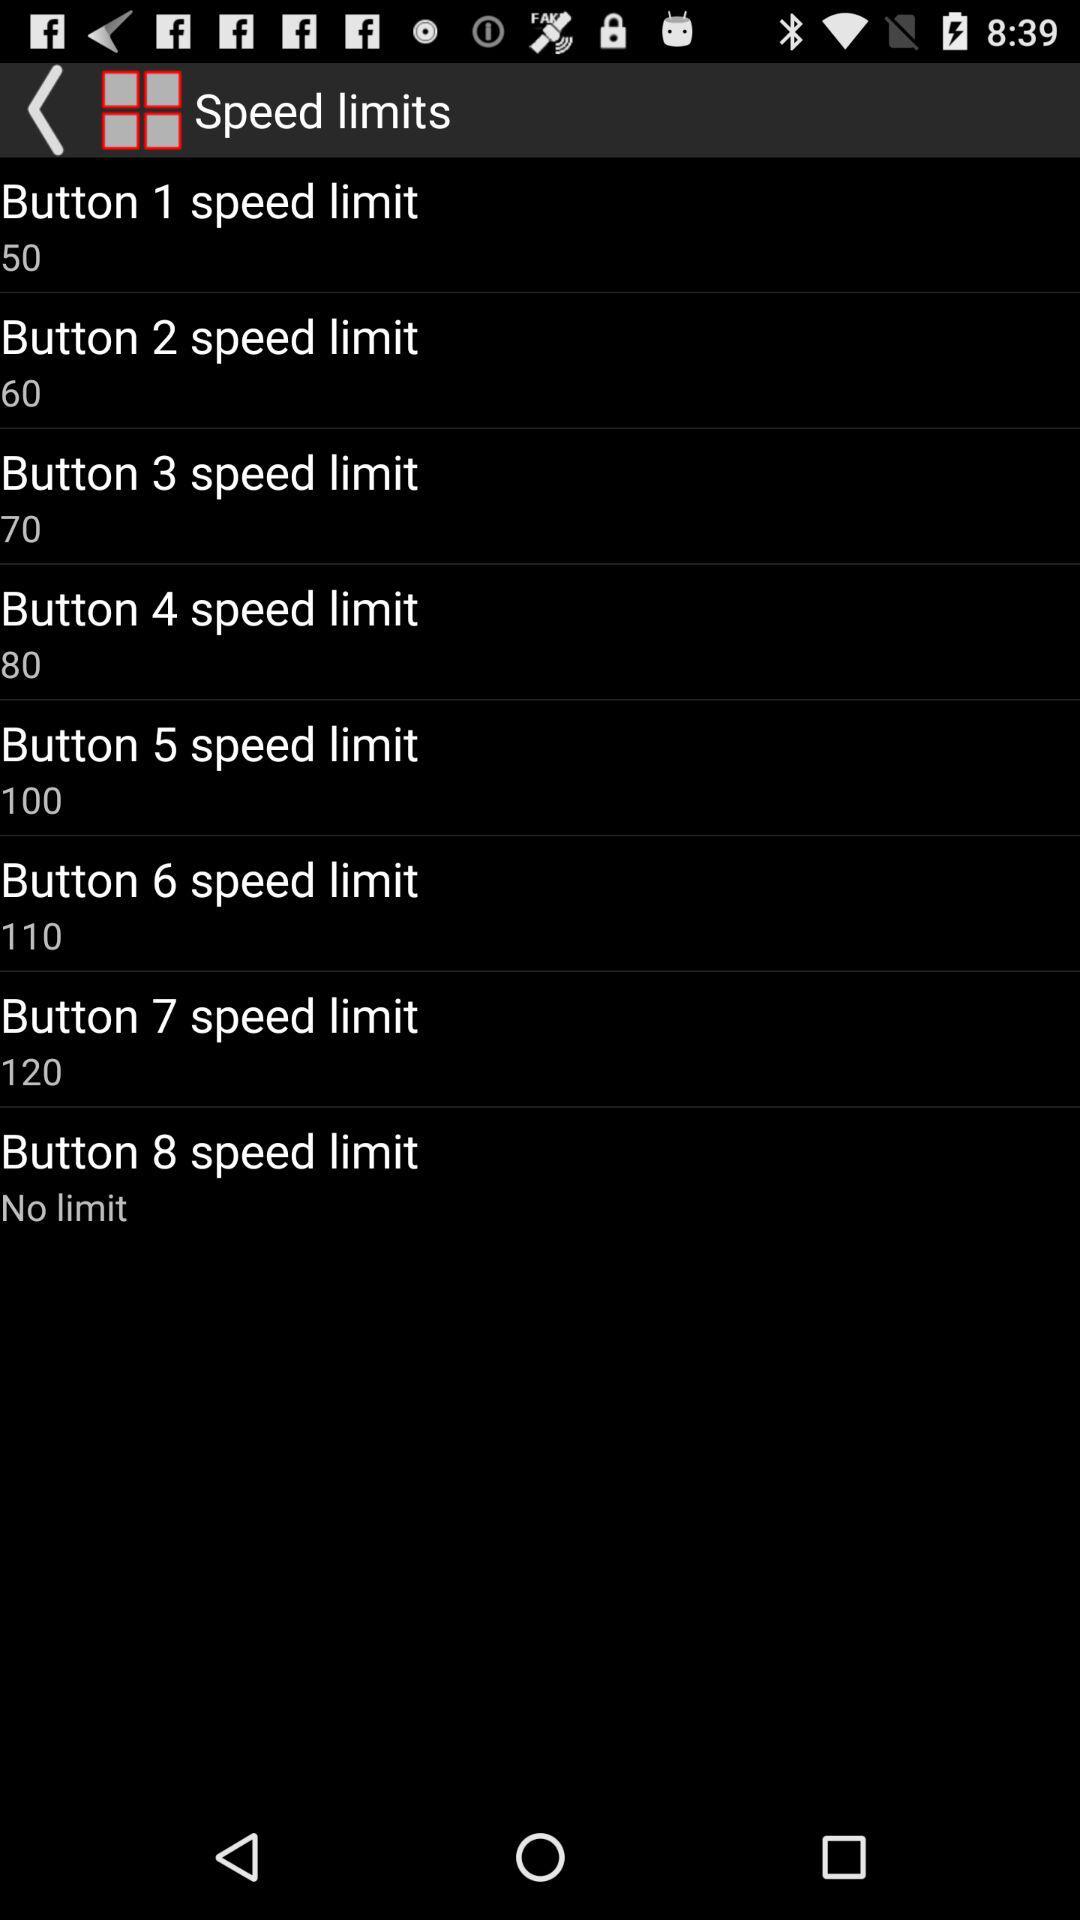  I want to click on 120 item, so click(31, 1069).